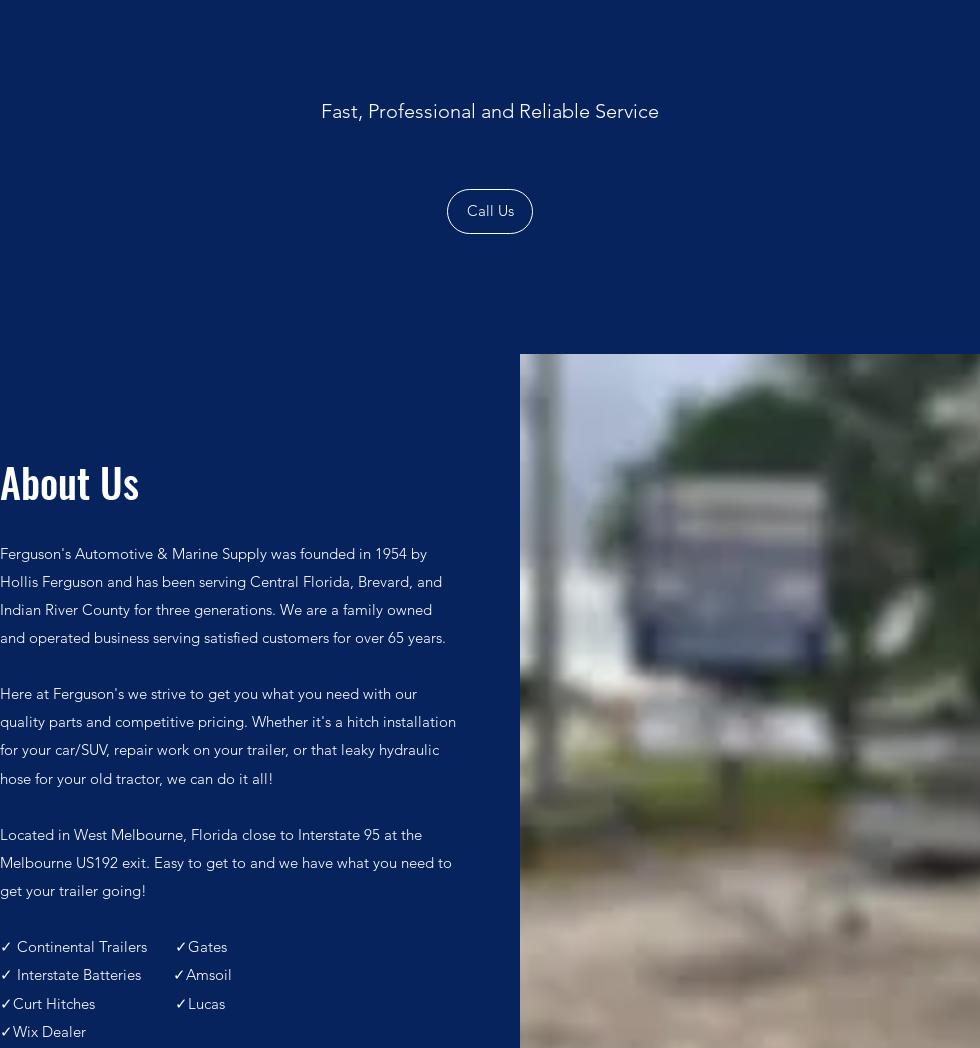 The image size is (980, 1048). Describe the element at coordinates (225, 594) in the screenshot. I see `'Ferguson's Automotive & Marine Supply was founded in 1954 by Hollis Ferguson and has been serving Central Florida, Brevard, and Indian River County for three generations. We are a family owned and operated business serving satisfied customers for over 65 years.'` at that location.